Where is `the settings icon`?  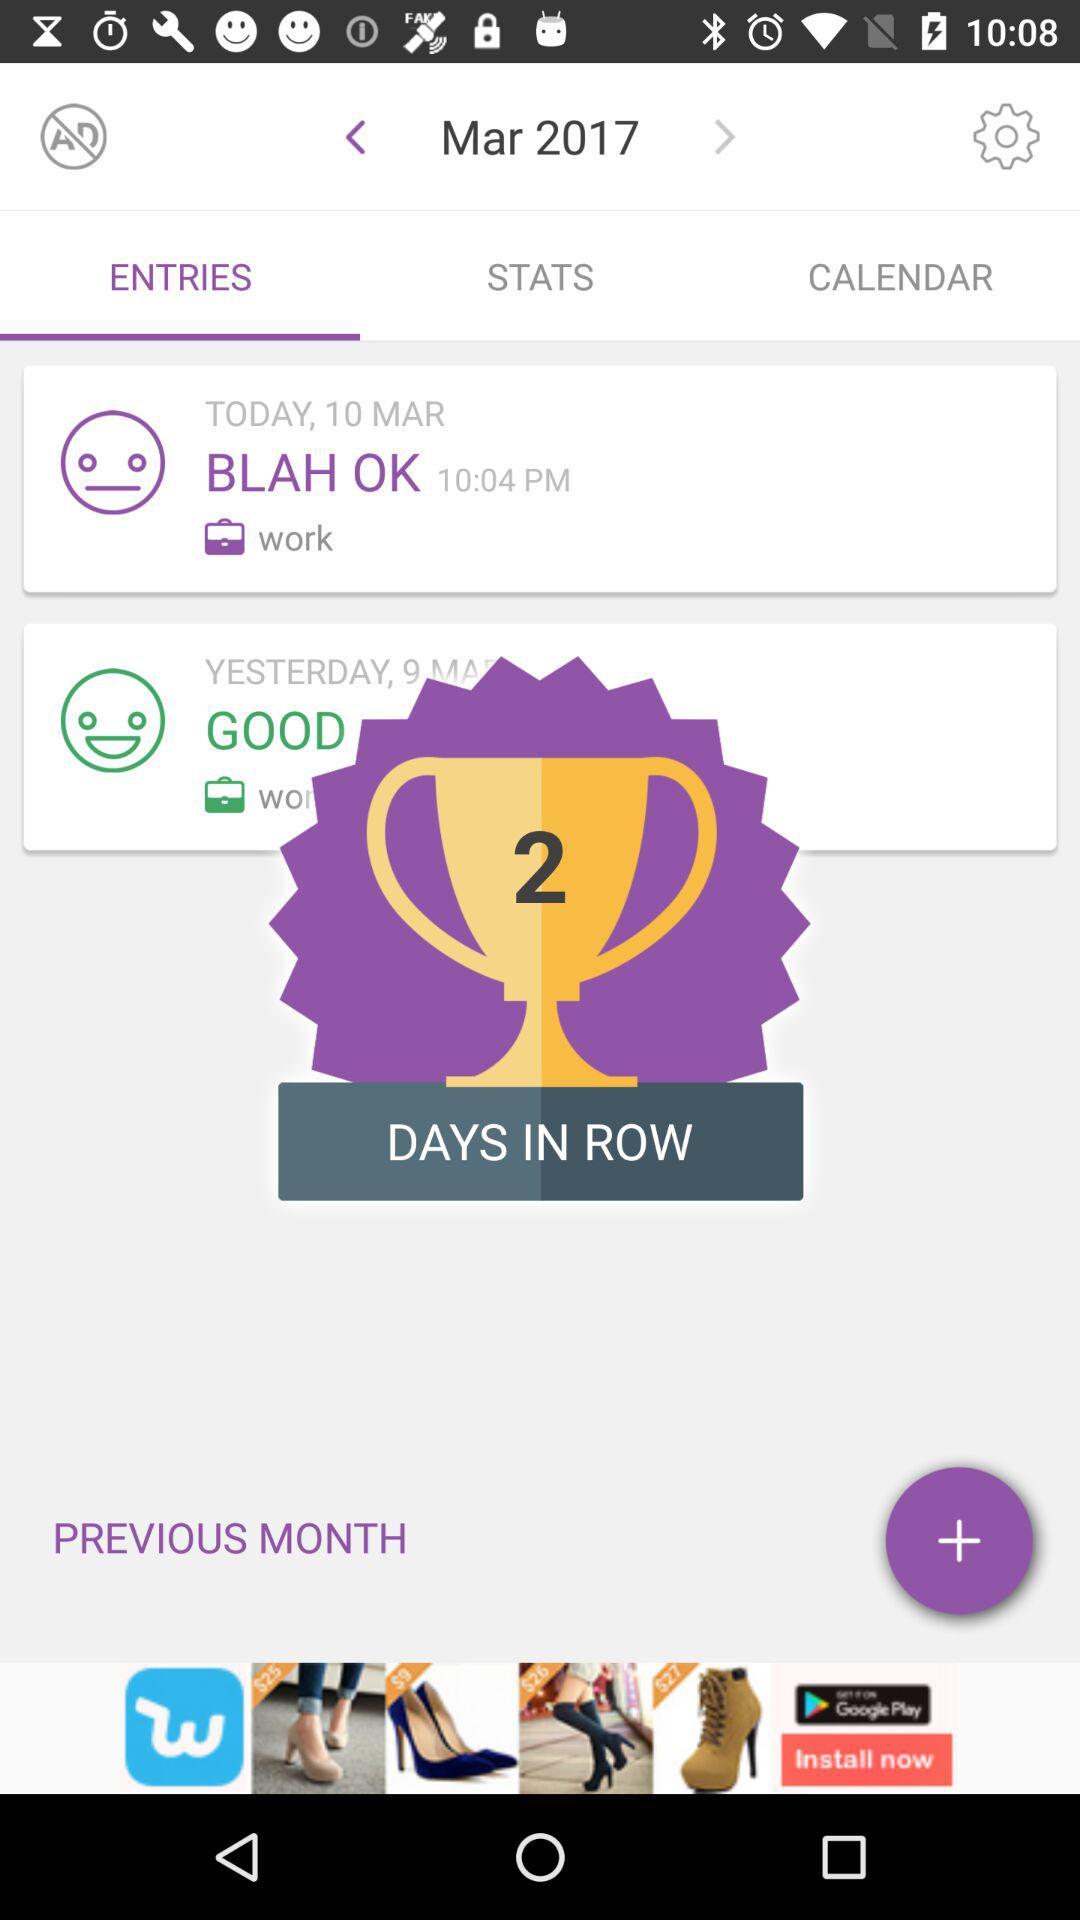 the settings icon is located at coordinates (1006, 135).